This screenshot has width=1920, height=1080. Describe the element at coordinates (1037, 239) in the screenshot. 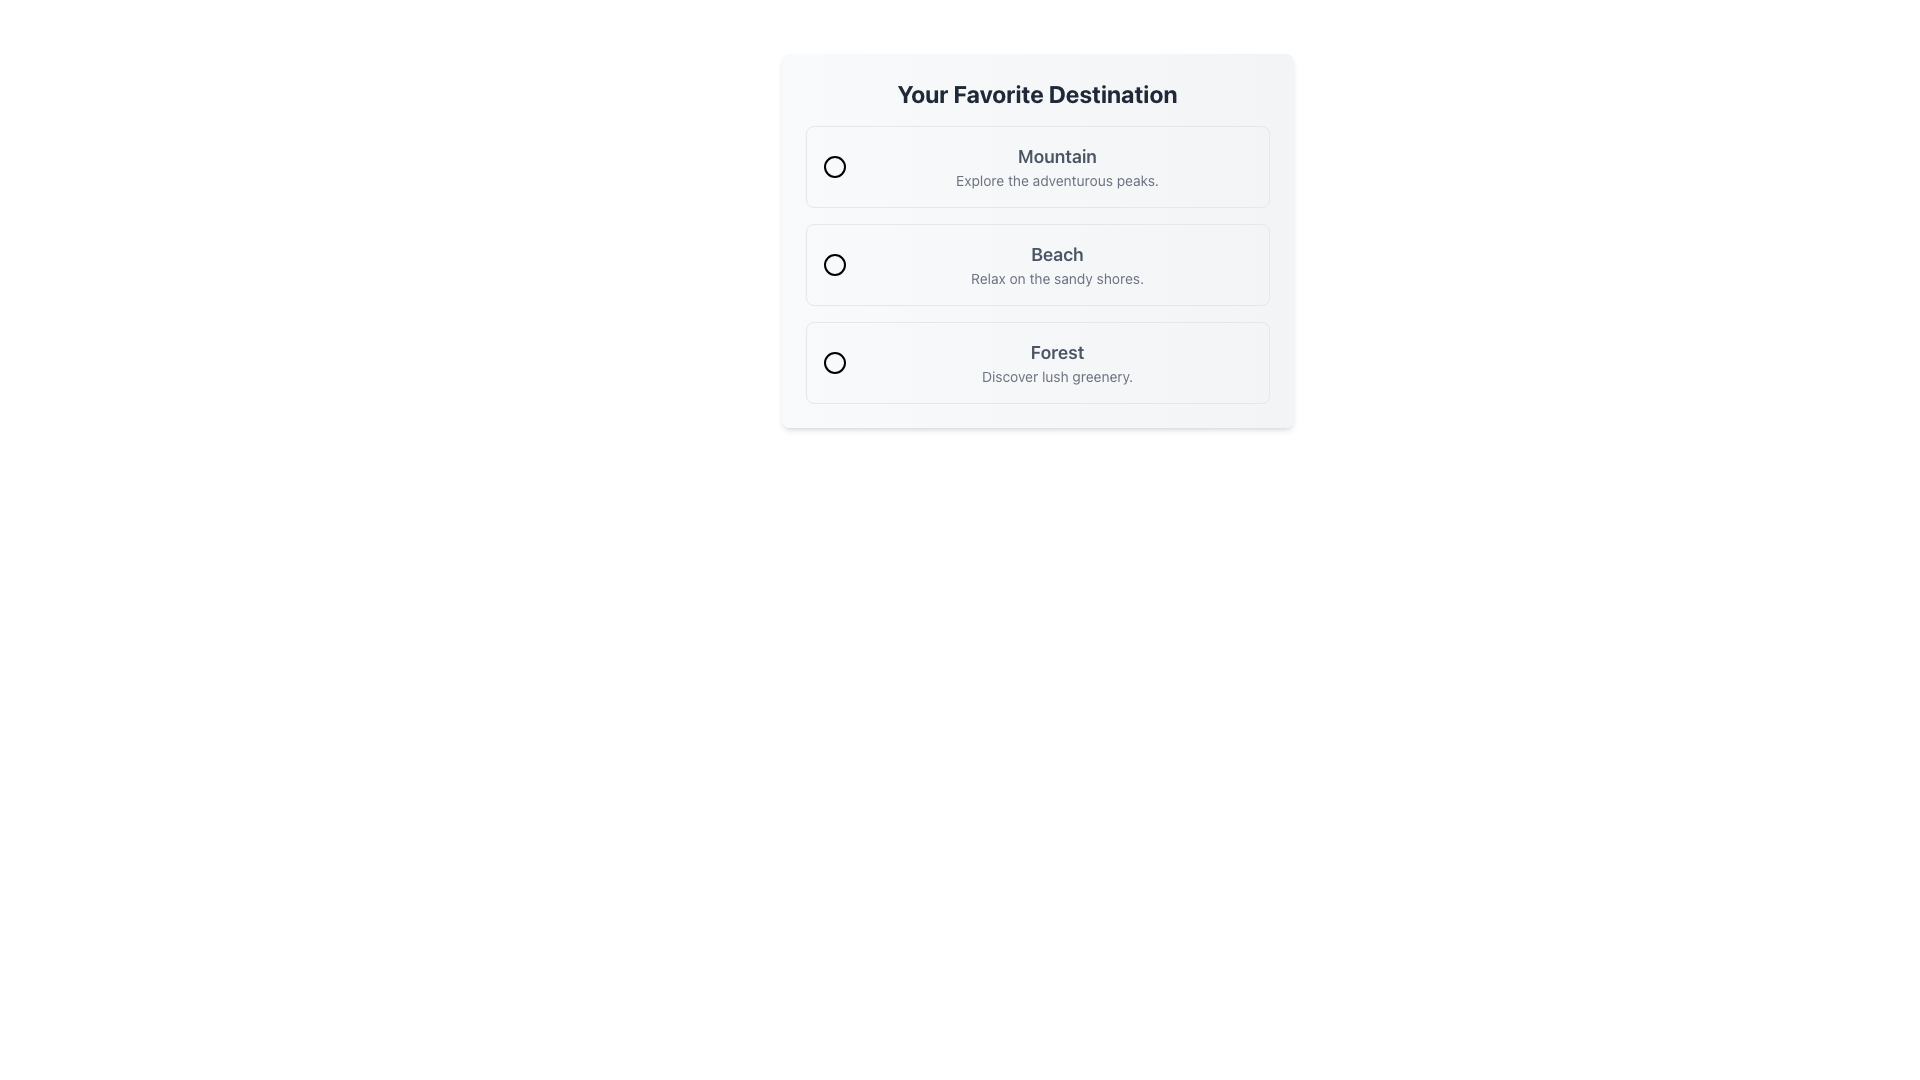

I see `the radio button within the 'Your Favorite Destination' section` at that location.